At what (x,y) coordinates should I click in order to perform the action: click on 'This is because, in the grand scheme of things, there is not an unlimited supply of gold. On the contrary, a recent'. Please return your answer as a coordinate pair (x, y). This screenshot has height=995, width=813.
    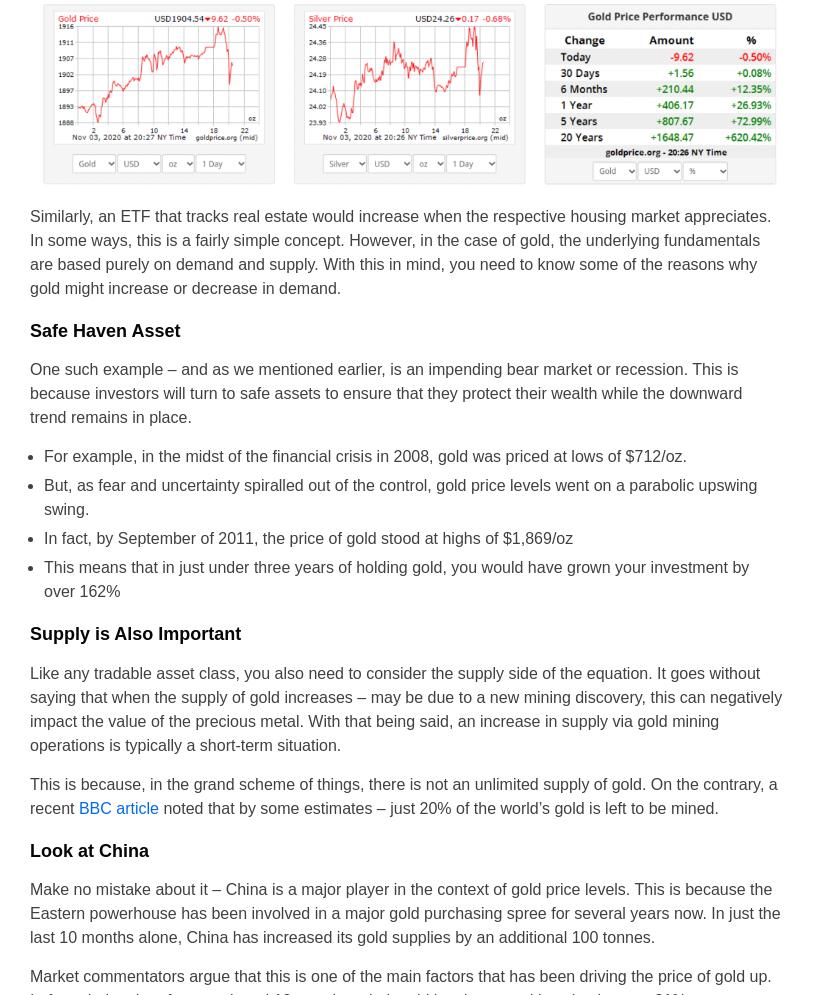
    Looking at the image, I should click on (402, 795).